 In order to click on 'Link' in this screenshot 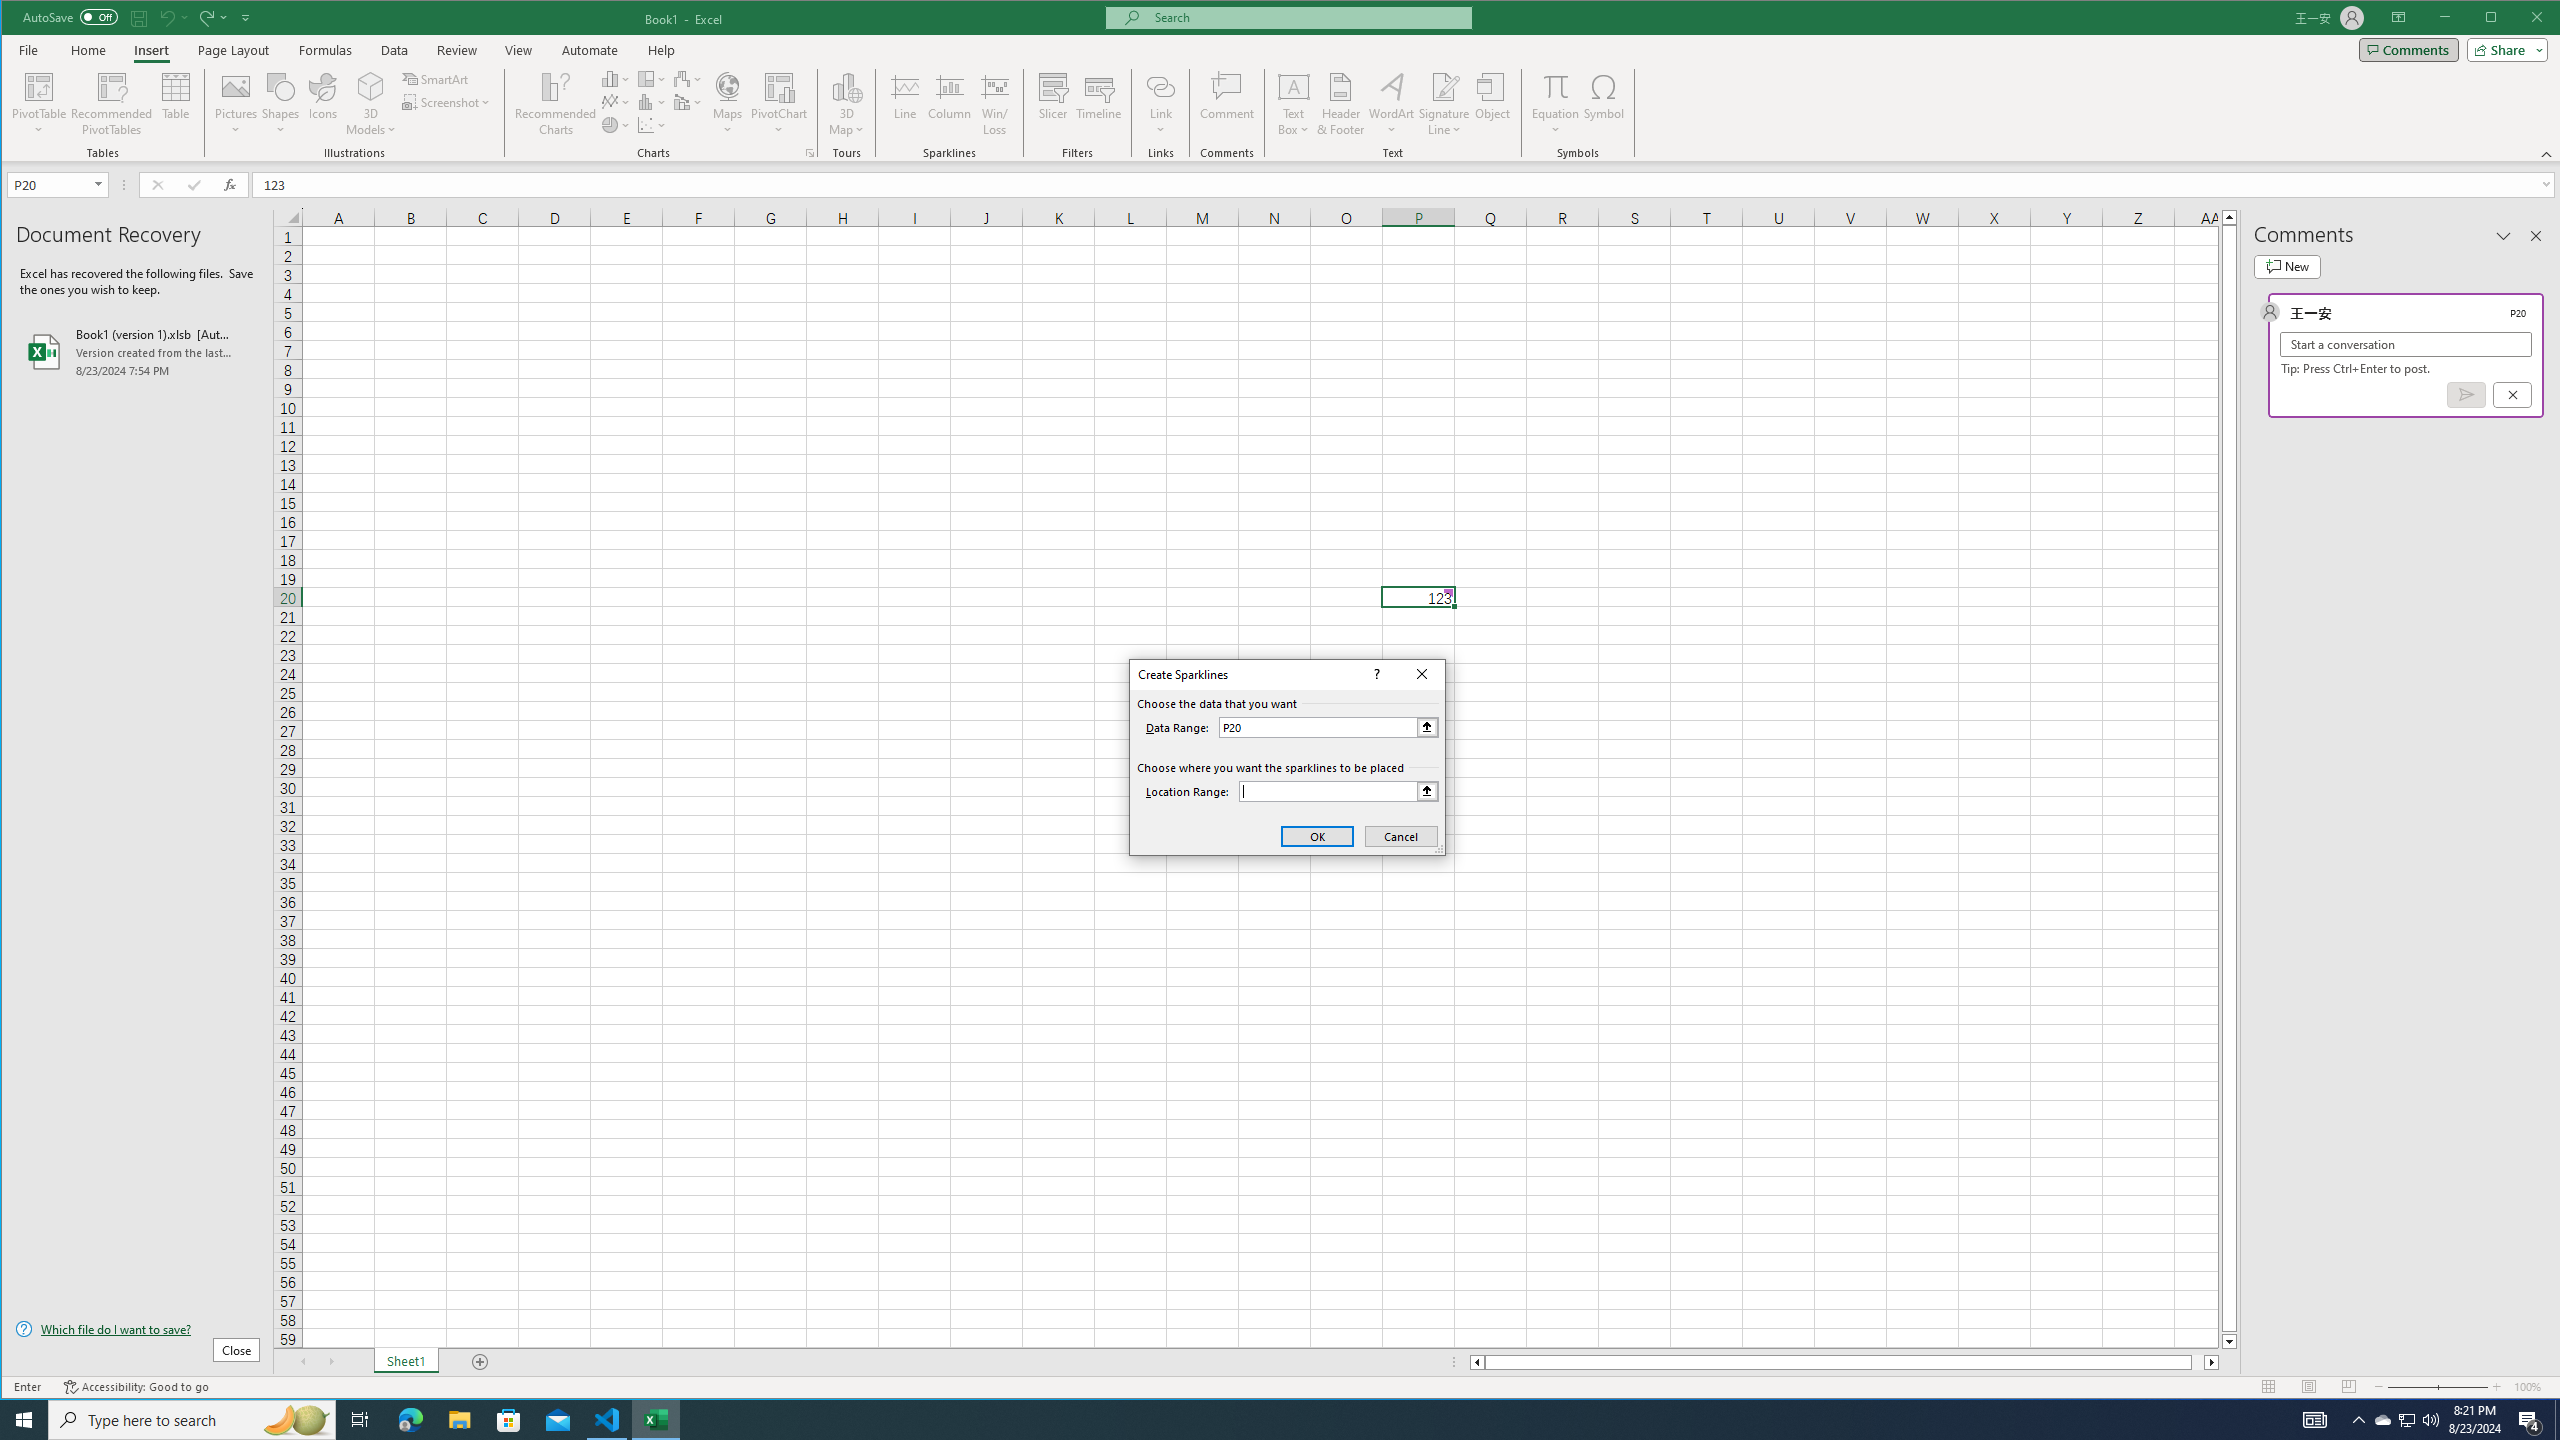, I will do `click(1159, 103)`.